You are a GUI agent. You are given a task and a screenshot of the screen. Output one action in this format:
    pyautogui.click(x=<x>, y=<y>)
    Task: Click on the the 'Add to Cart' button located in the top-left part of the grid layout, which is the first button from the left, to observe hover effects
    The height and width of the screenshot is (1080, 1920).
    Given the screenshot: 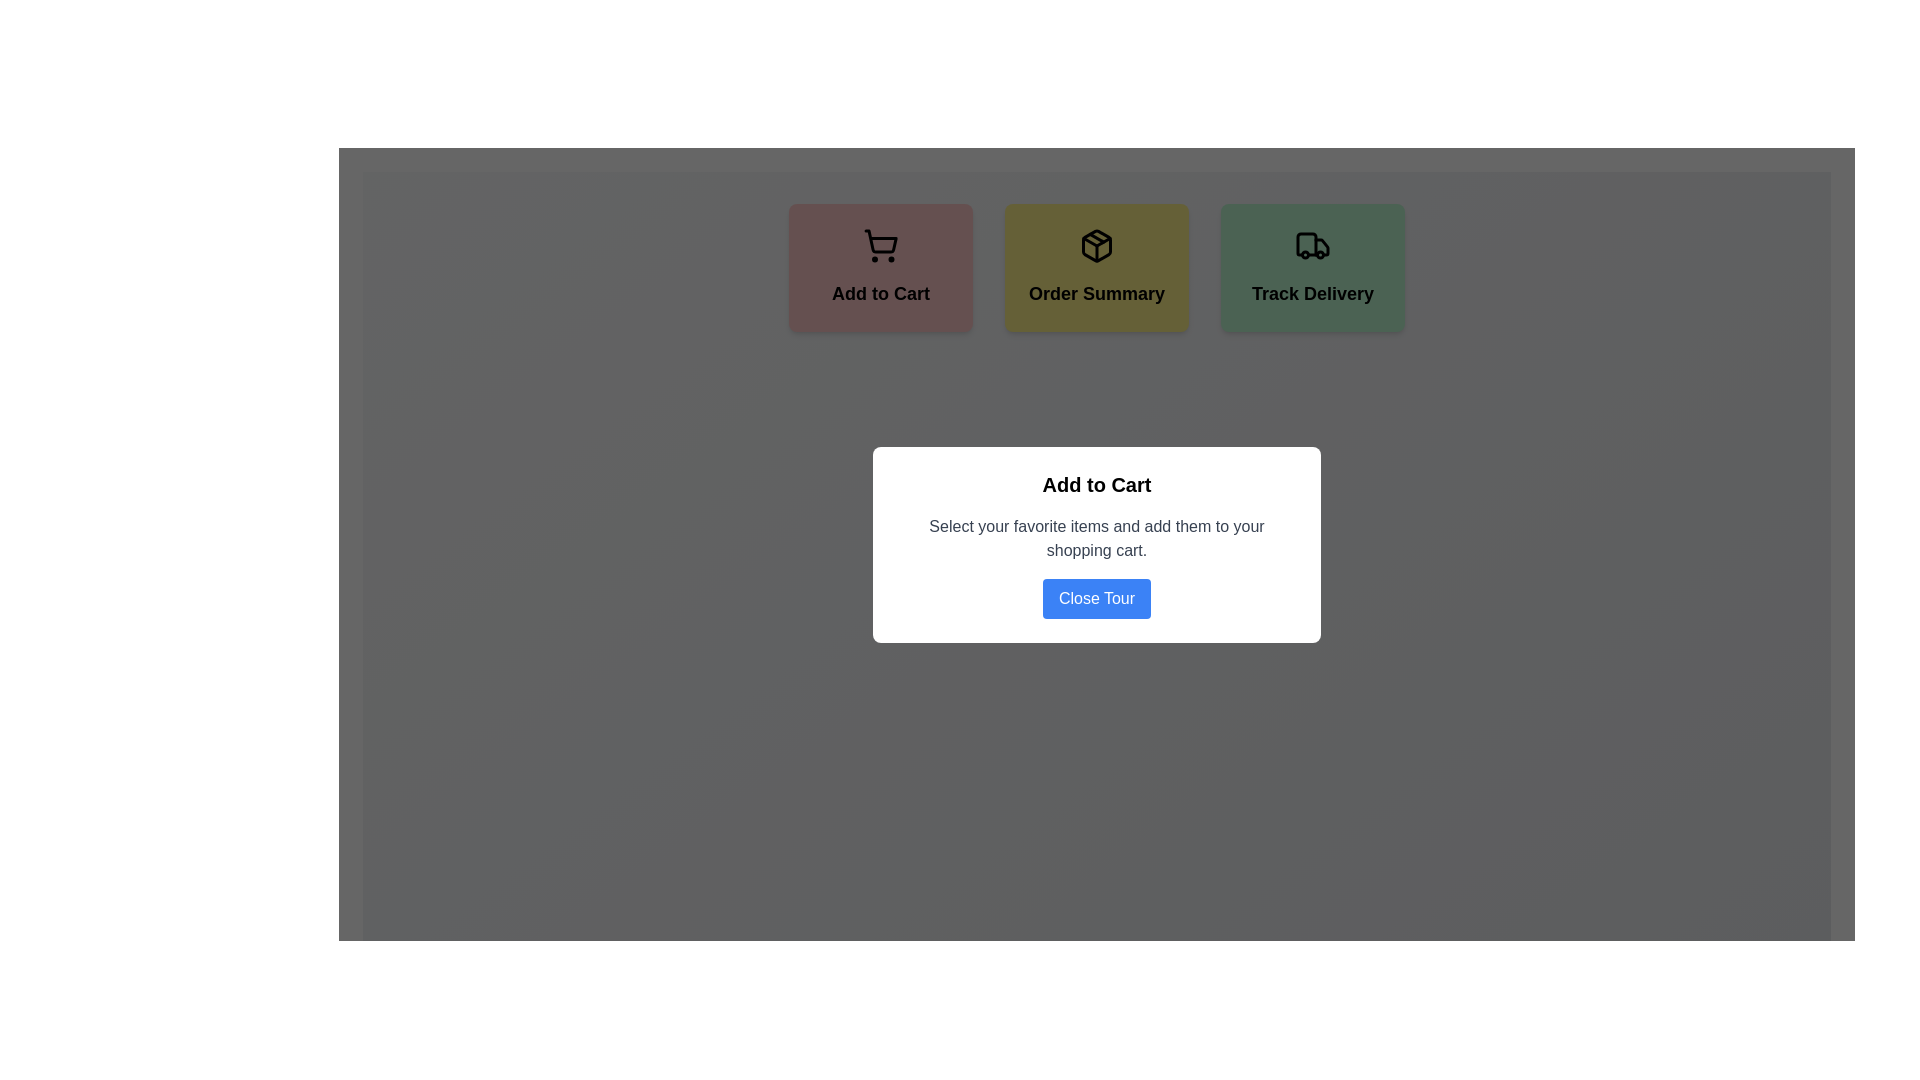 What is the action you would take?
    pyautogui.click(x=880, y=266)
    